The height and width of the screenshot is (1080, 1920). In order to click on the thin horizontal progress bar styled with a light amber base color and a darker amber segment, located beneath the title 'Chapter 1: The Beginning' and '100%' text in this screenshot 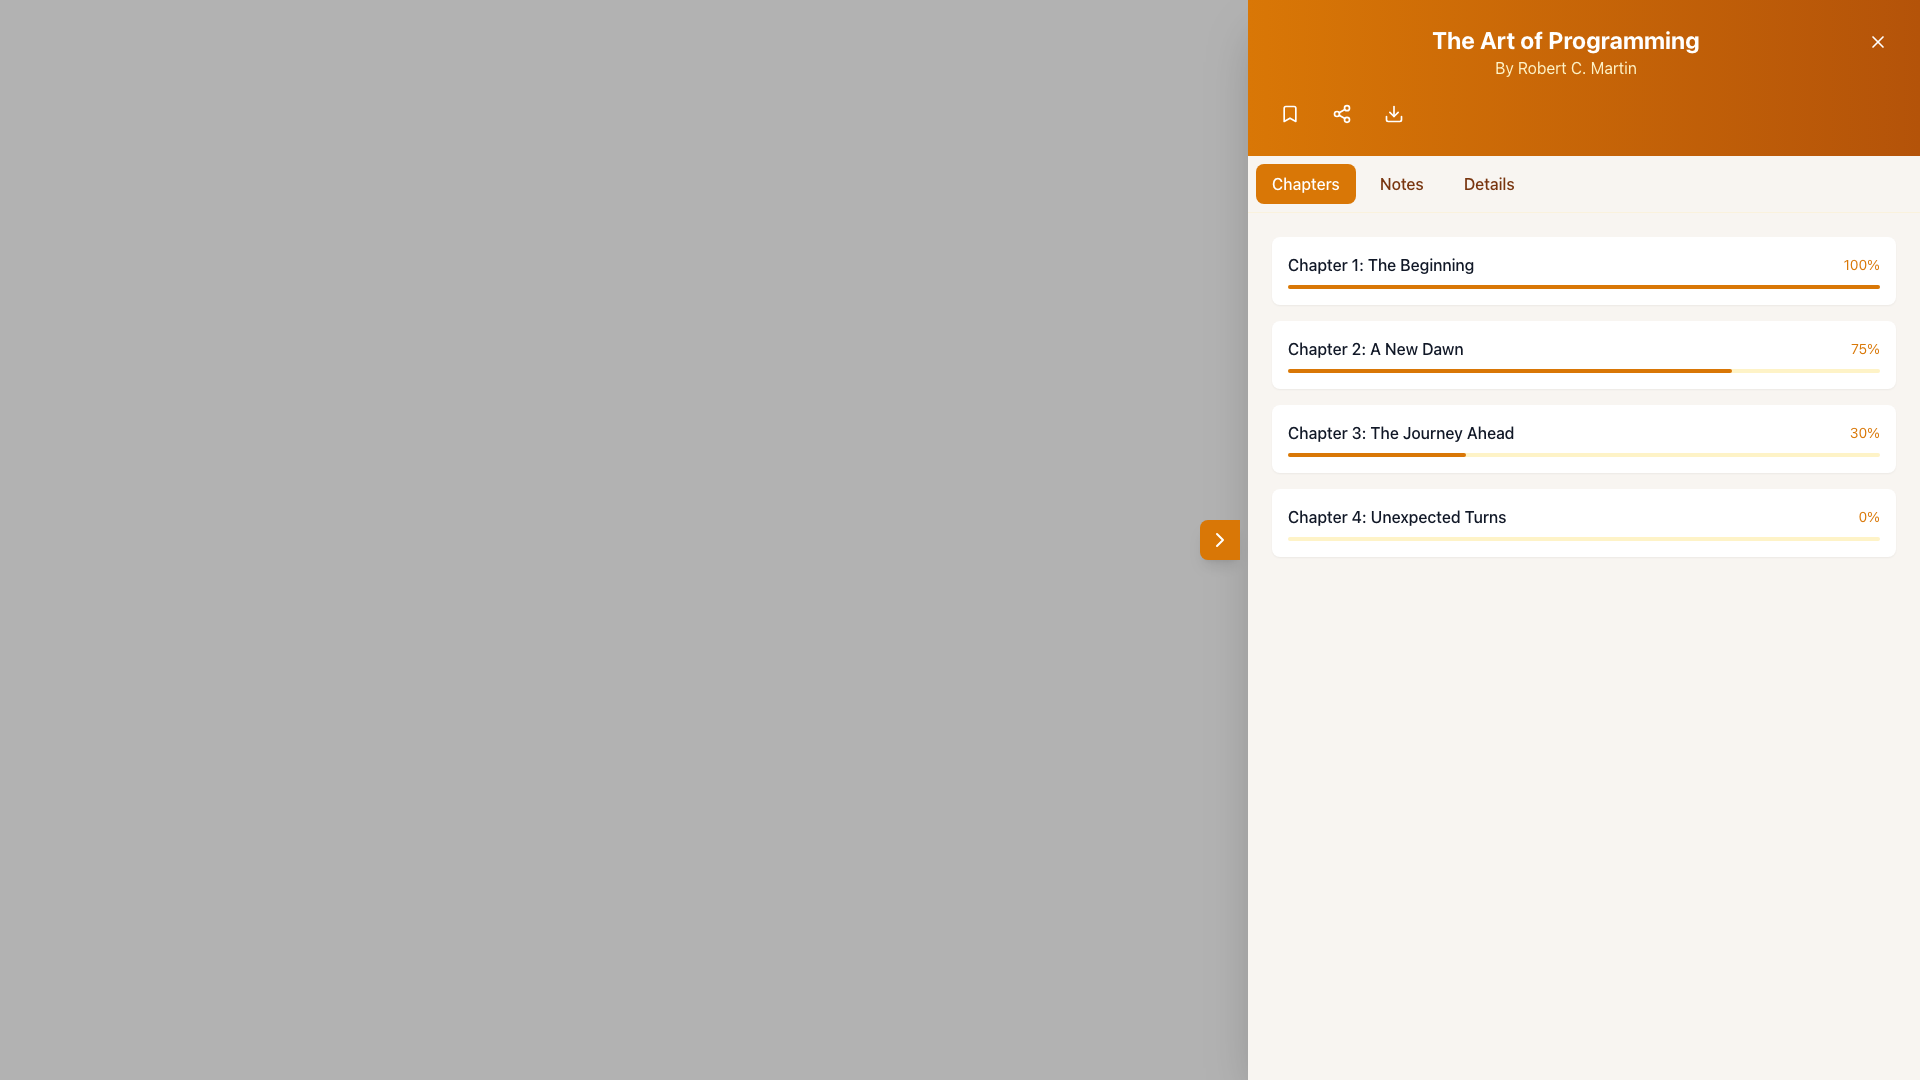, I will do `click(1583, 286)`.